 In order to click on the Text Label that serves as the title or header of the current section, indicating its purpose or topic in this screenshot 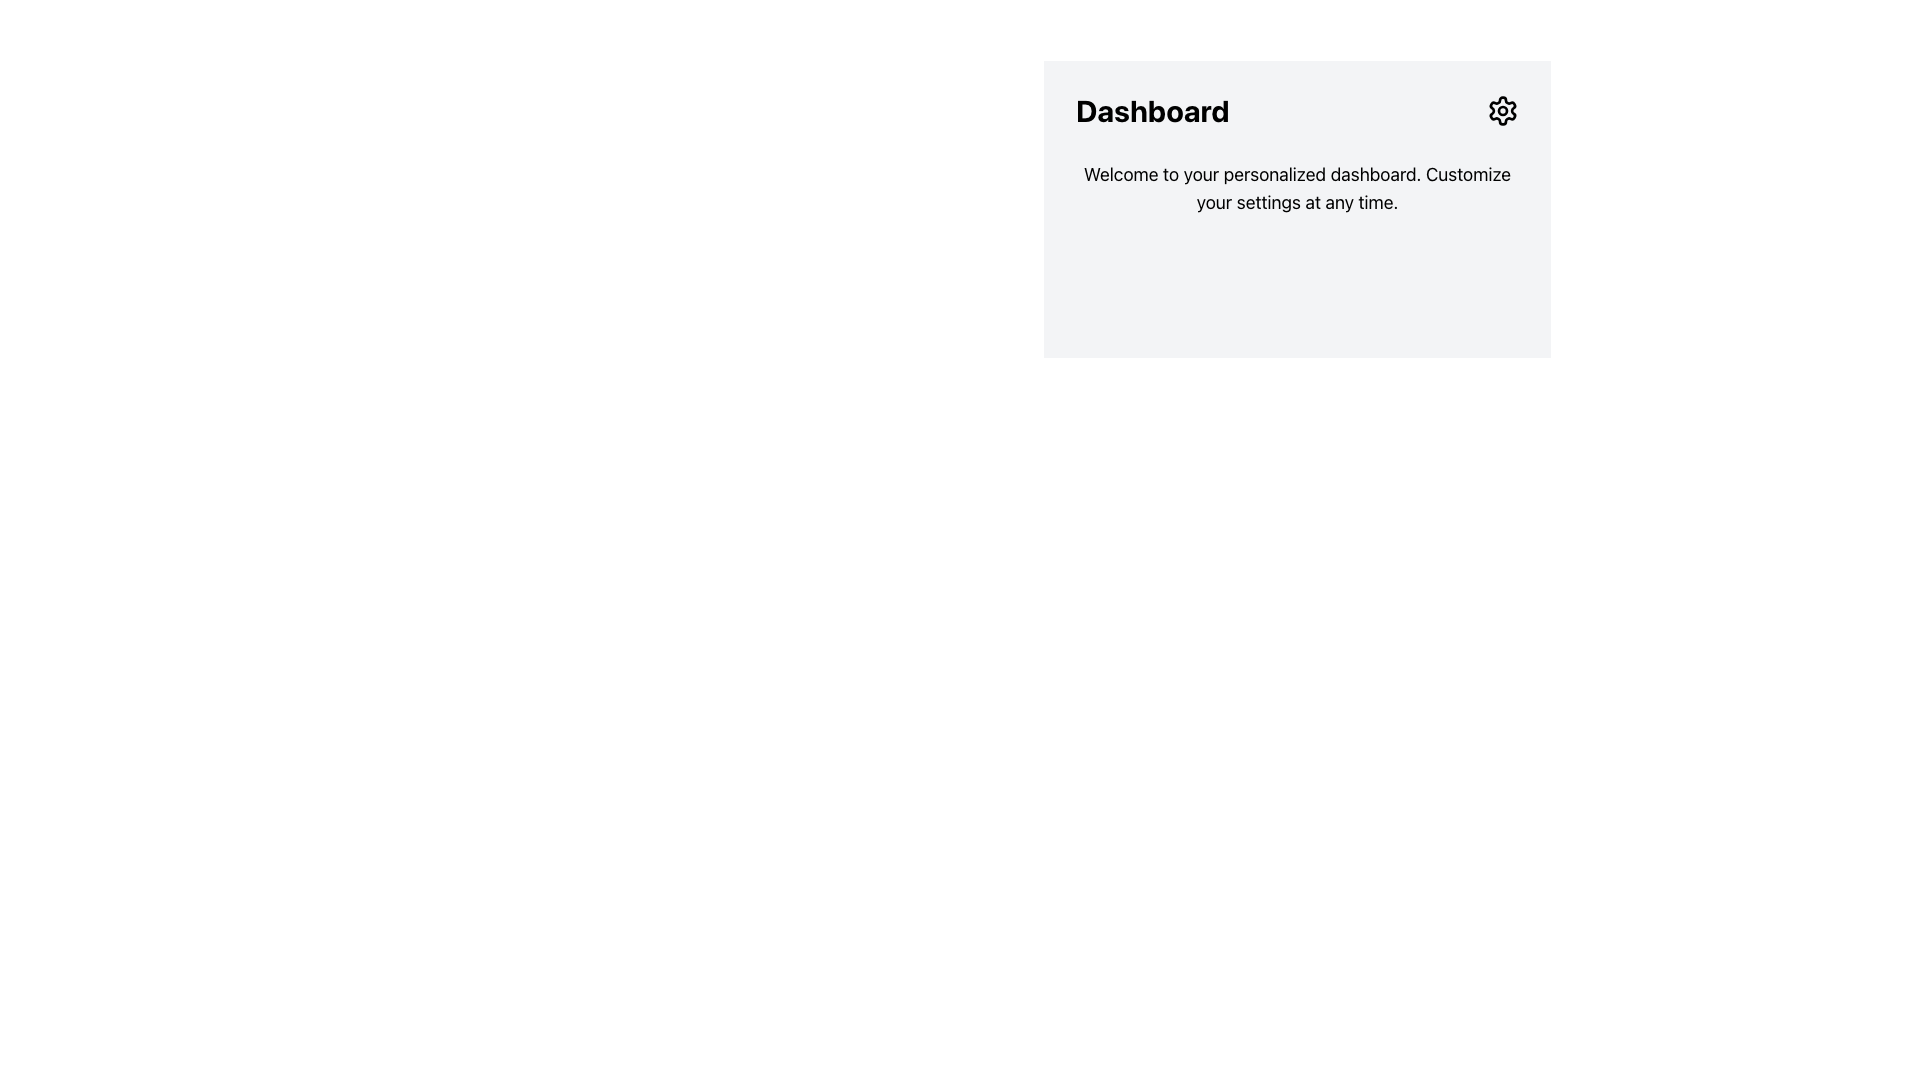, I will do `click(1152, 111)`.